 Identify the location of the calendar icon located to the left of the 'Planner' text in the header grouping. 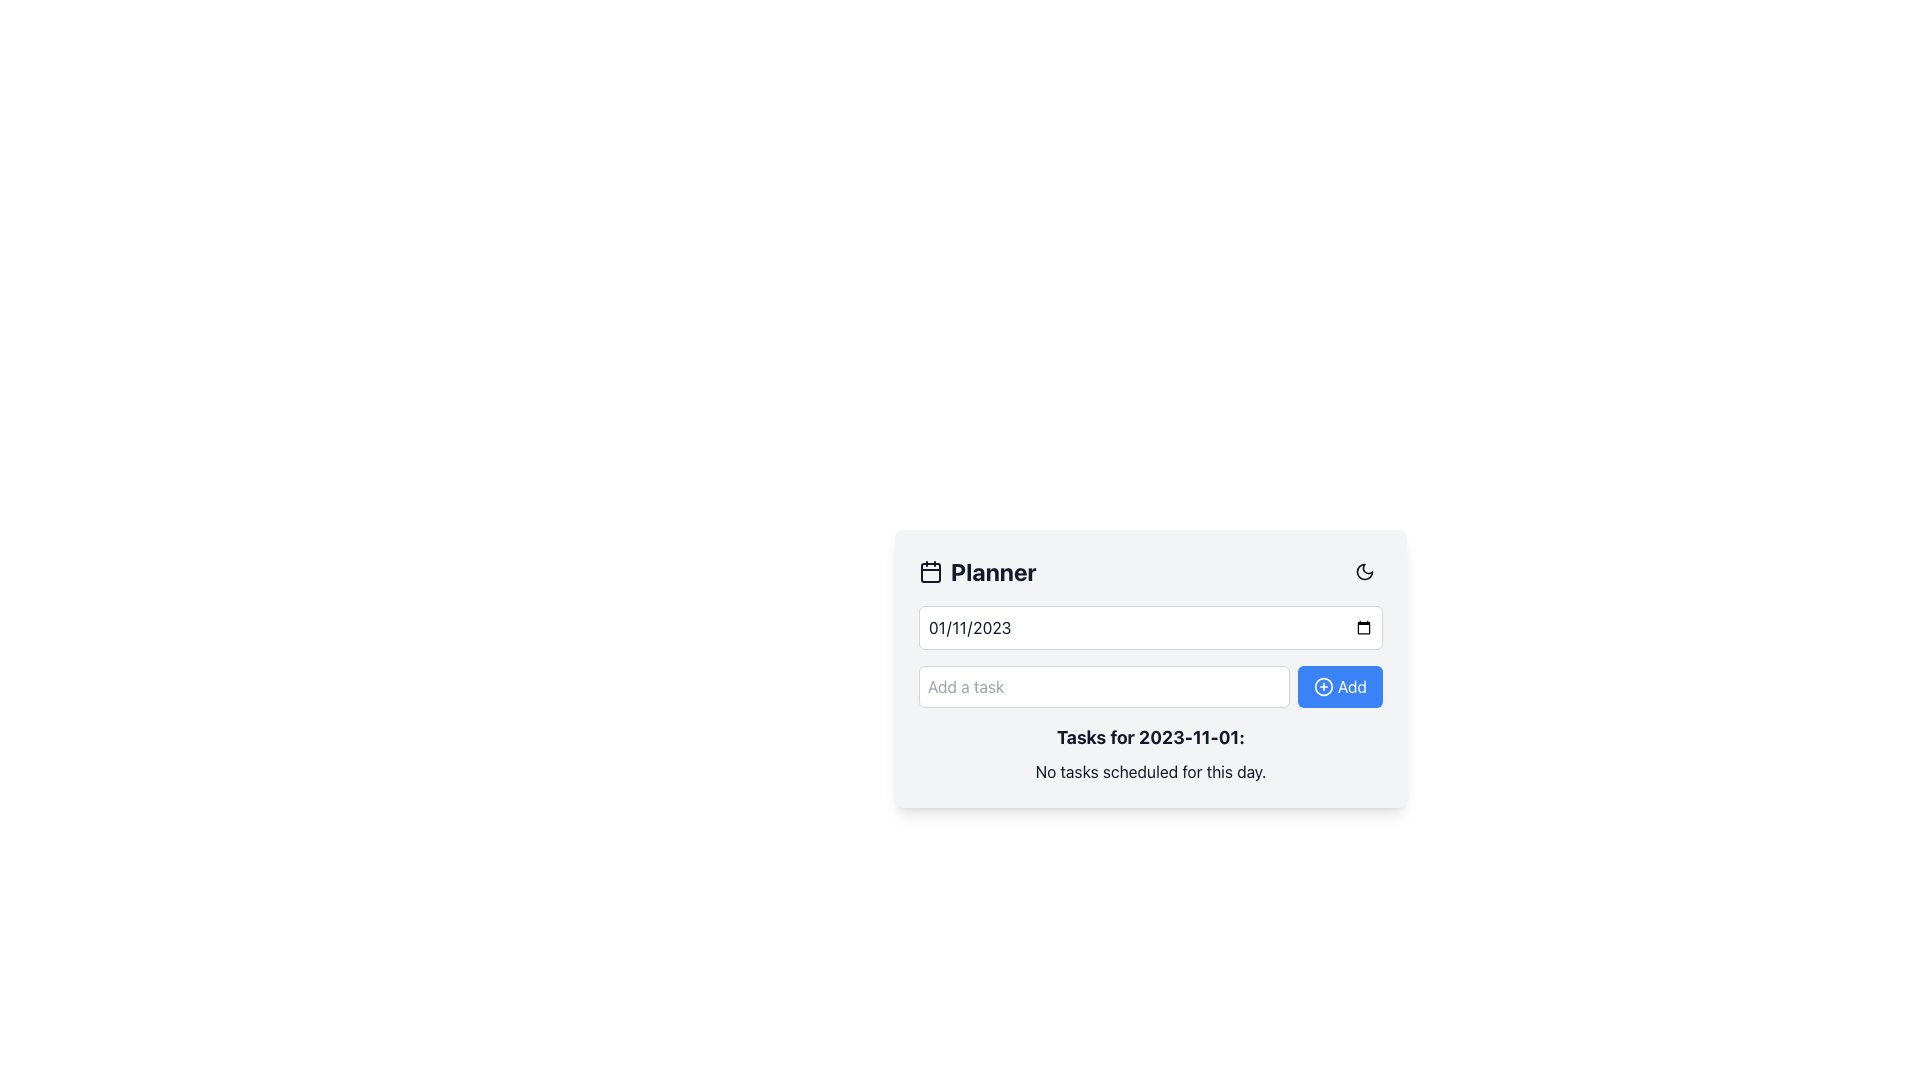
(930, 571).